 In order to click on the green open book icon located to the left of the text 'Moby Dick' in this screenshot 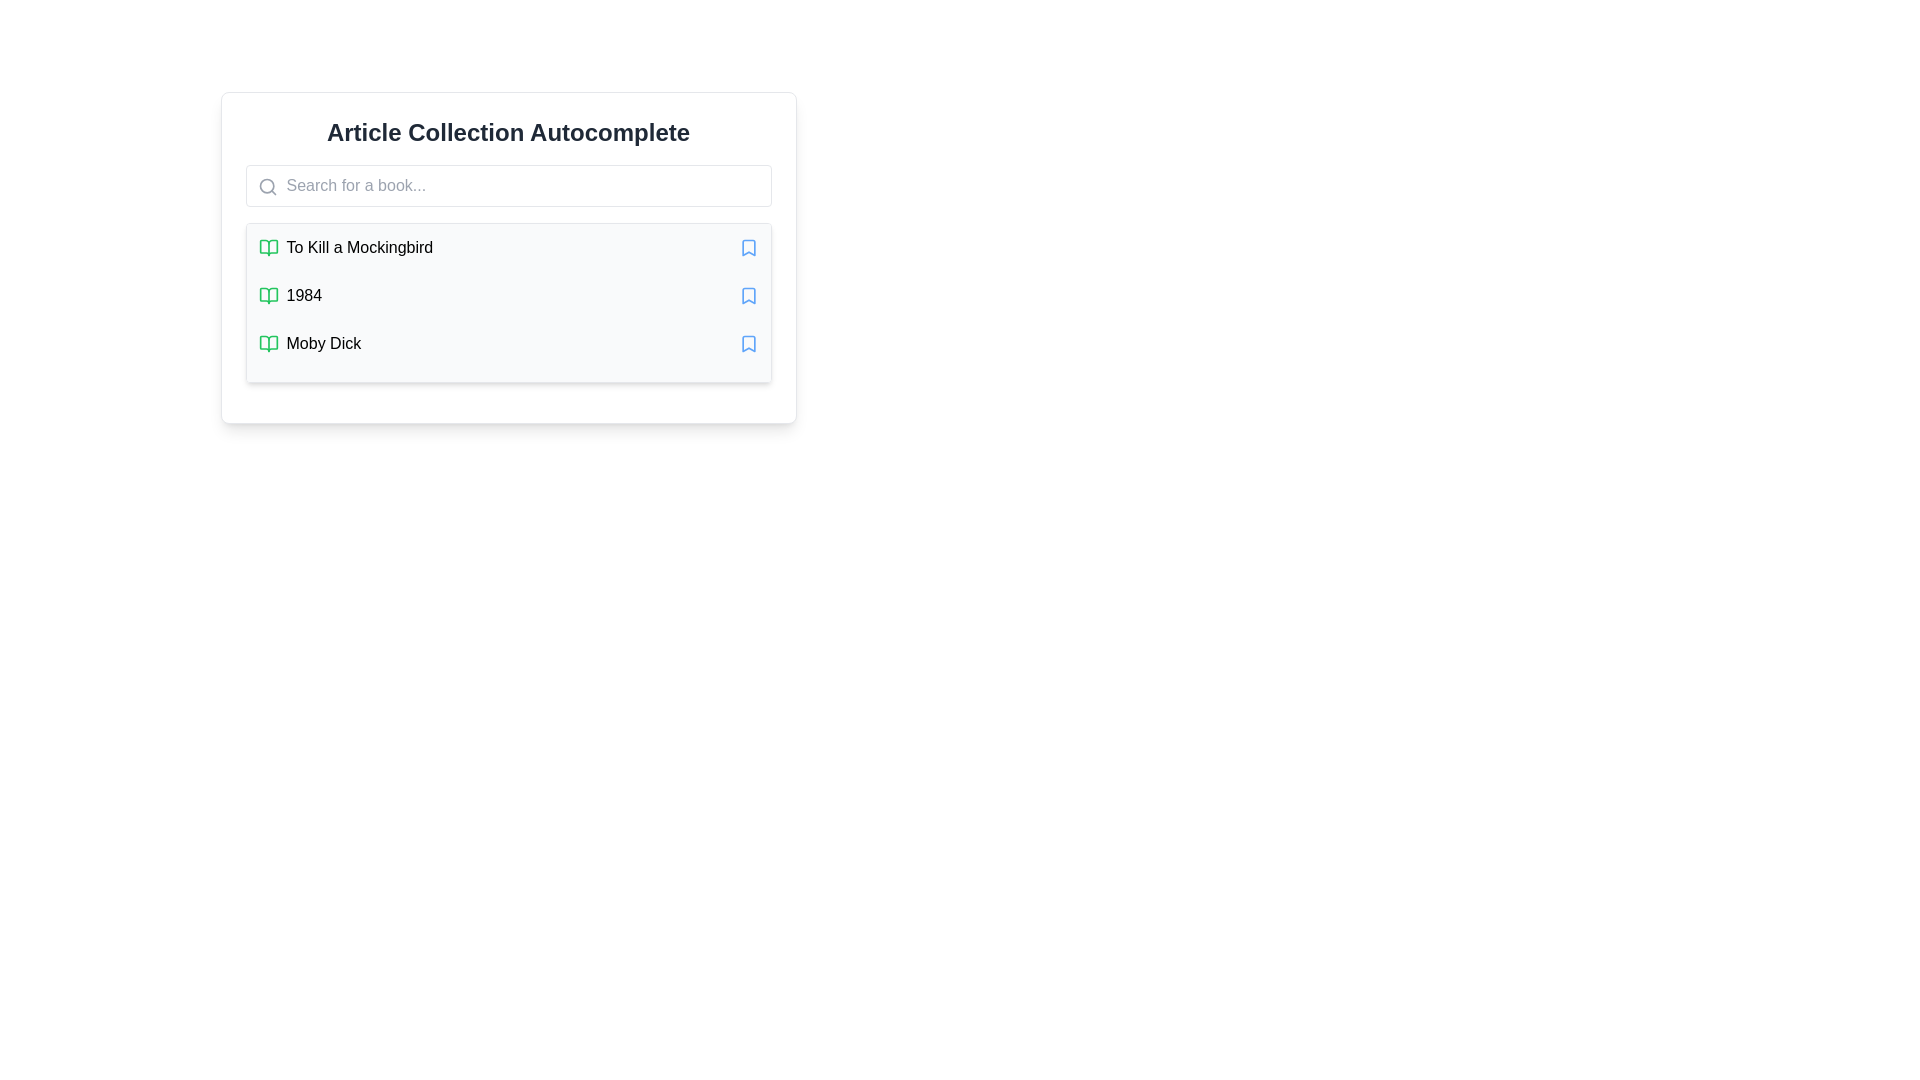, I will do `click(267, 342)`.